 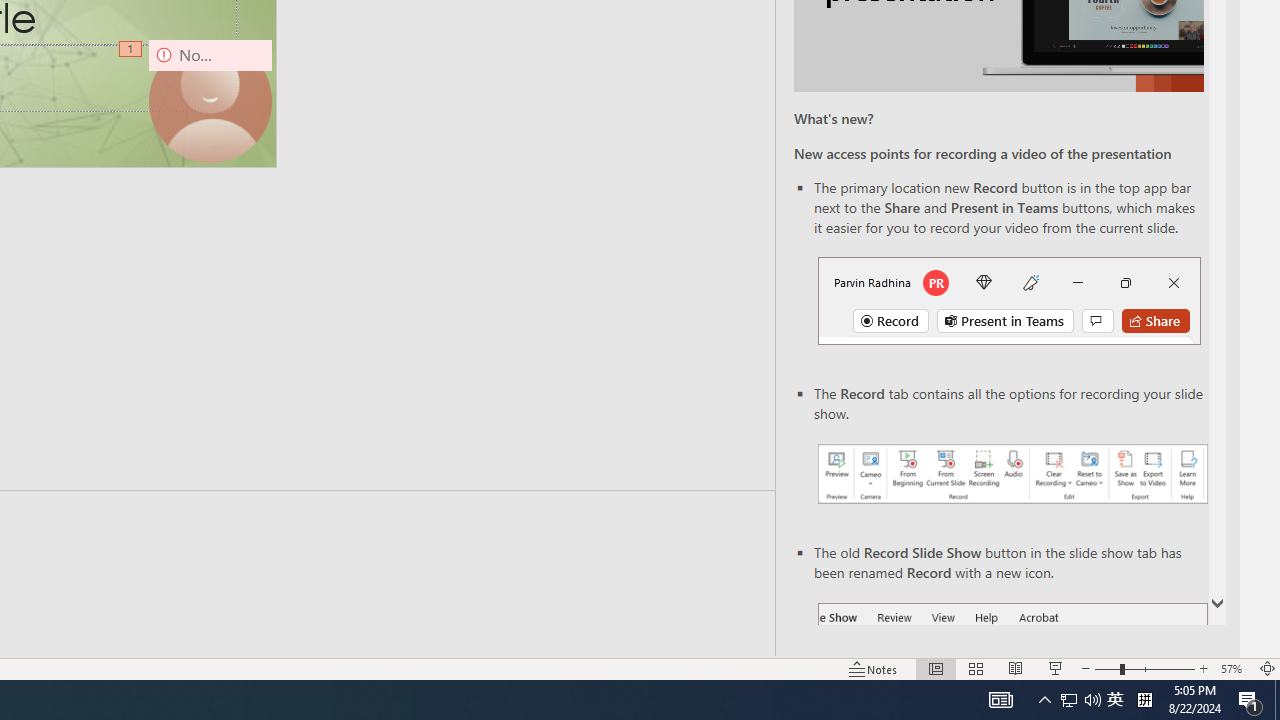 What do you see at coordinates (1009, 300) in the screenshot?
I see `'Record button in top bar'` at bounding box center [1009, 300].